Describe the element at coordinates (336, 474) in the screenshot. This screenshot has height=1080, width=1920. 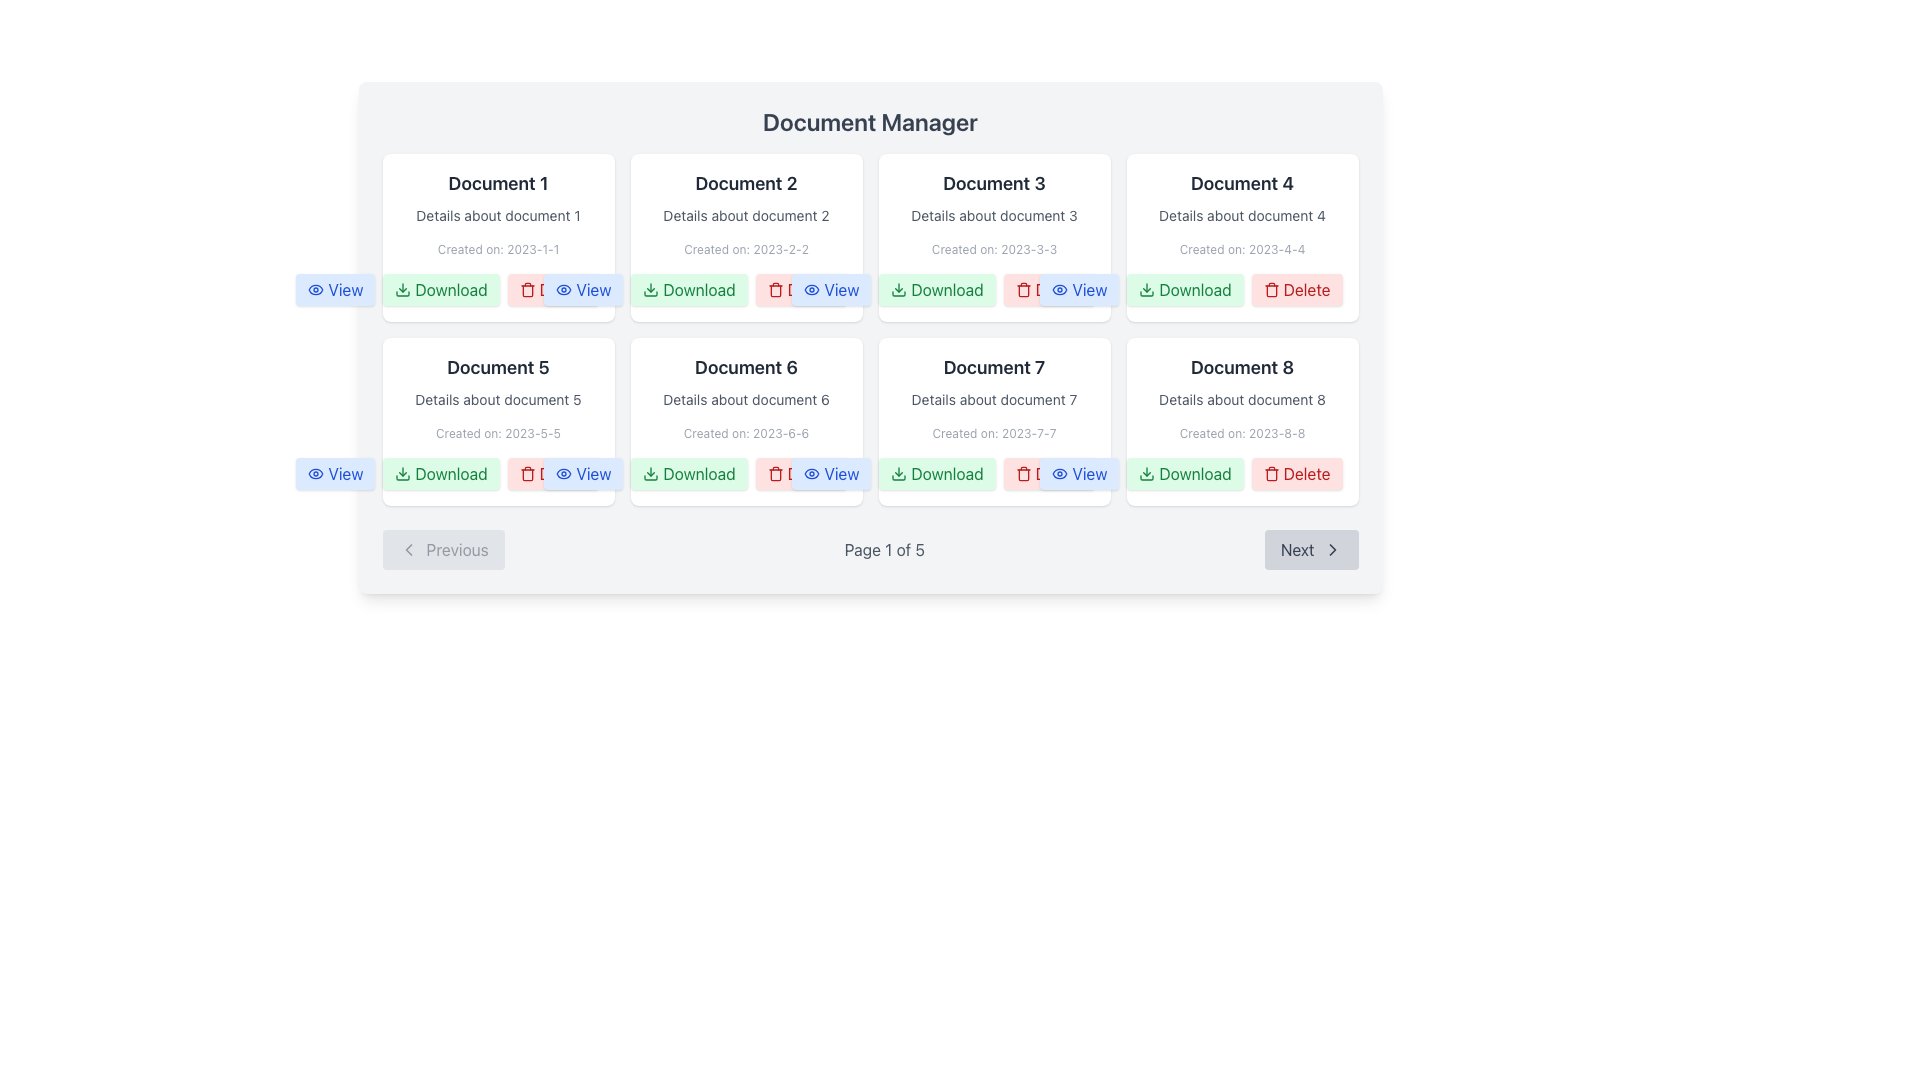
I see `the 'View' button located in the bottom left corner of the 'Document 5' card` at that location.